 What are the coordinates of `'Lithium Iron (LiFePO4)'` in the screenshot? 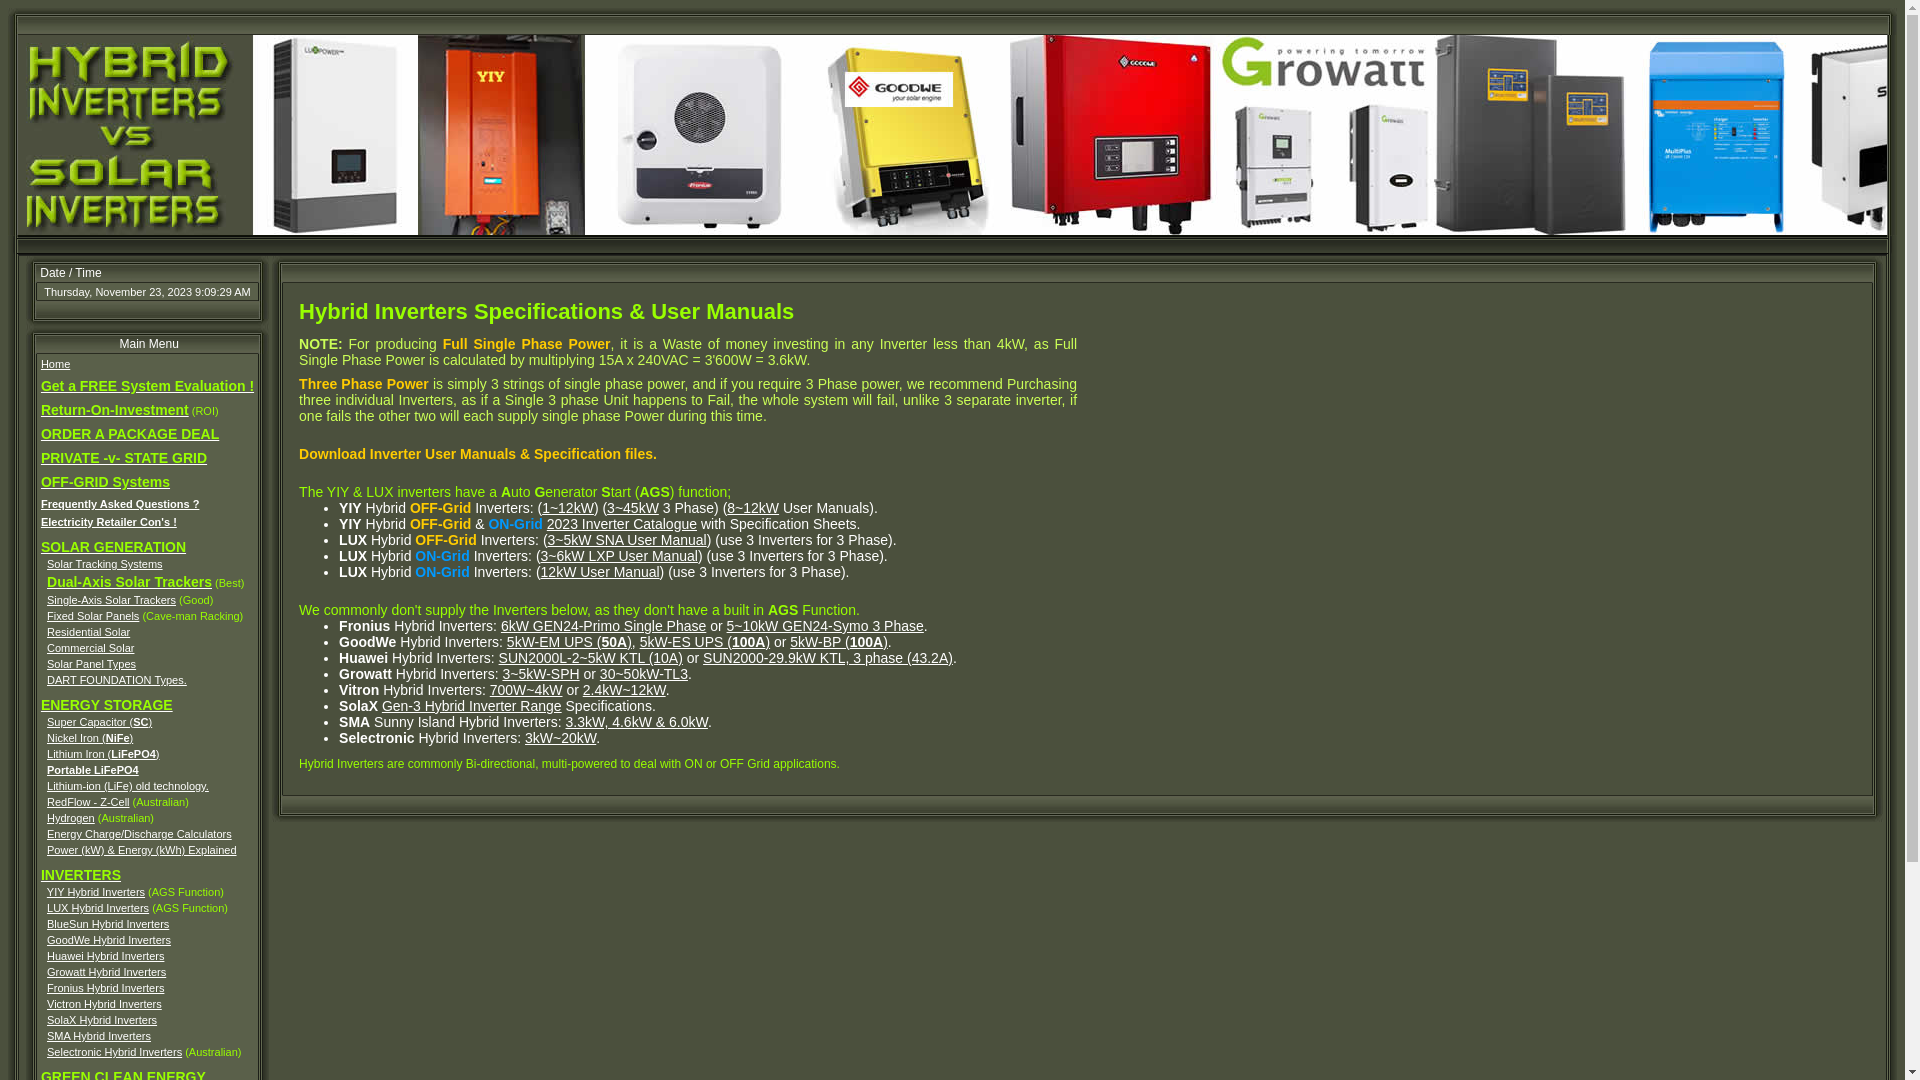 It's located at (102, 753).